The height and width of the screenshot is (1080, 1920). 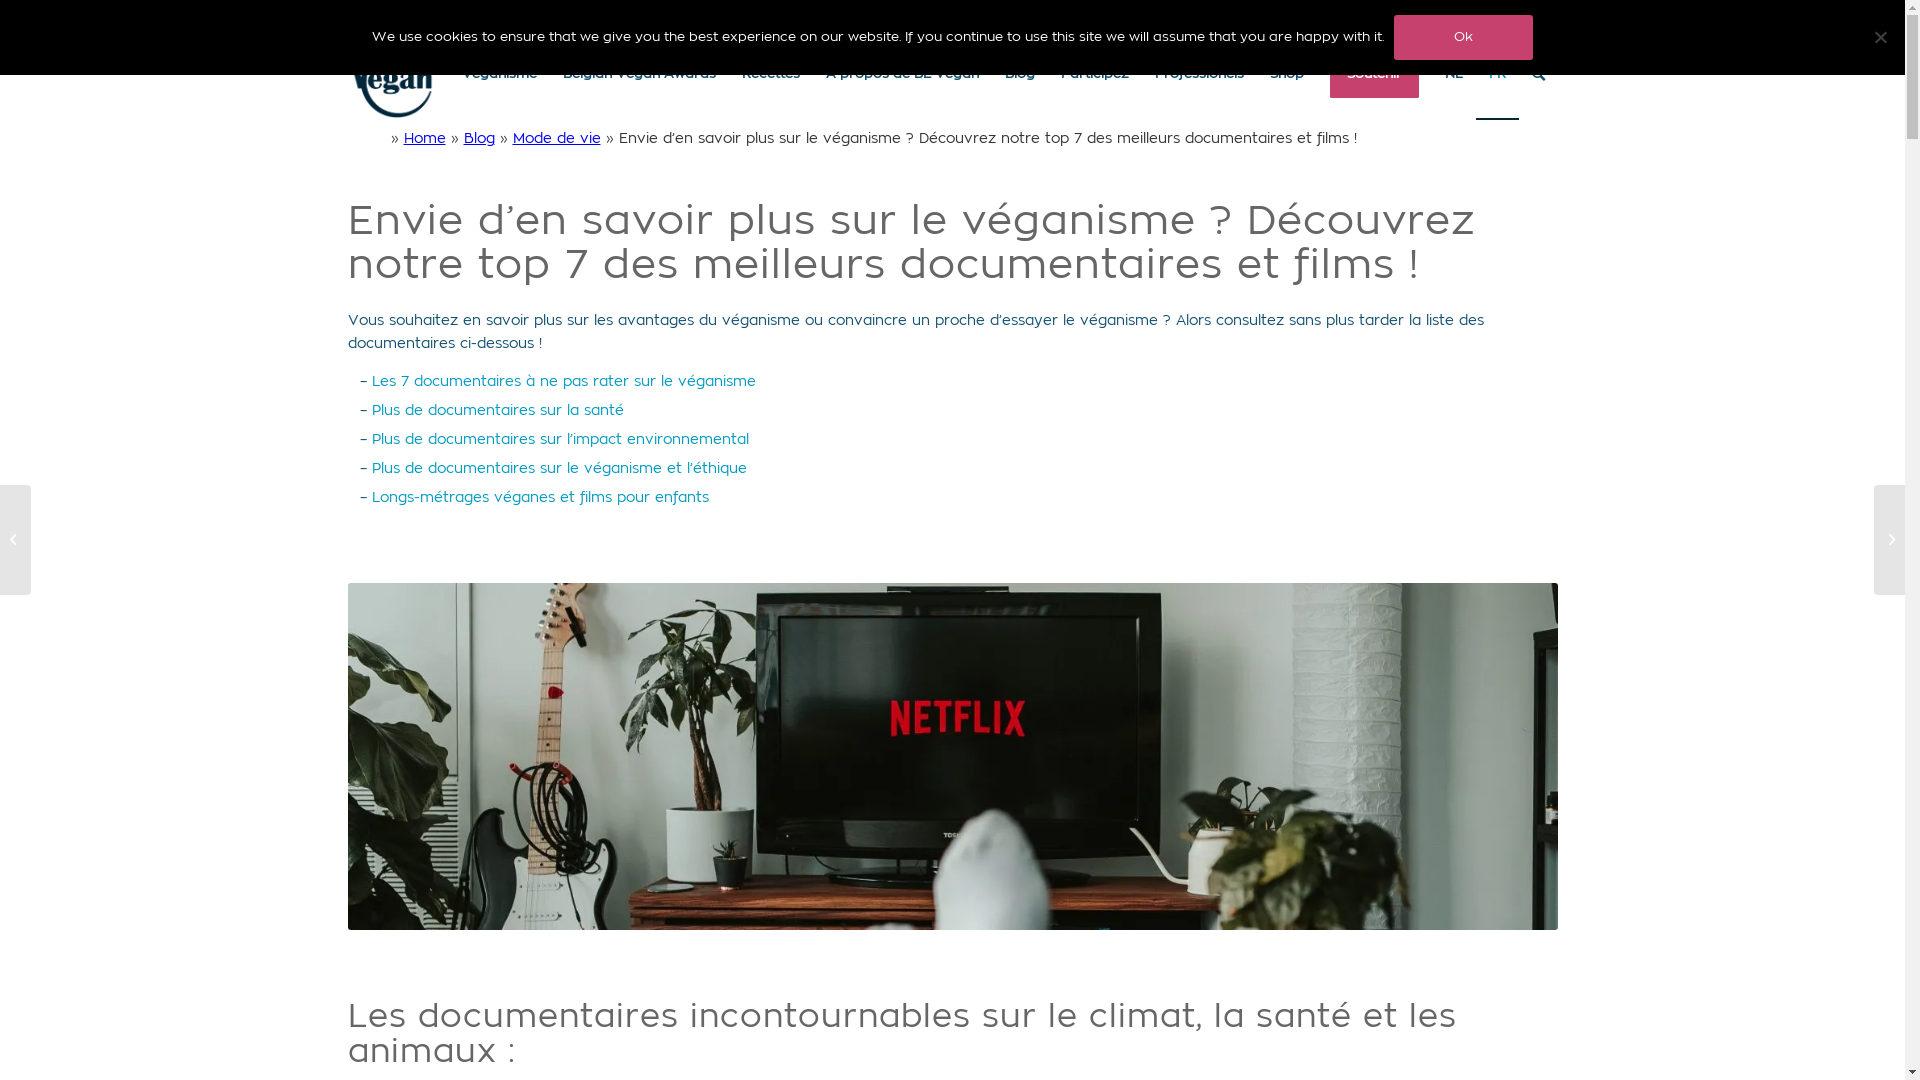 What do you see at coordinates (1199, 73) in the screenshot?
I see `'Professionels'` at bounding box center [1199, 73].